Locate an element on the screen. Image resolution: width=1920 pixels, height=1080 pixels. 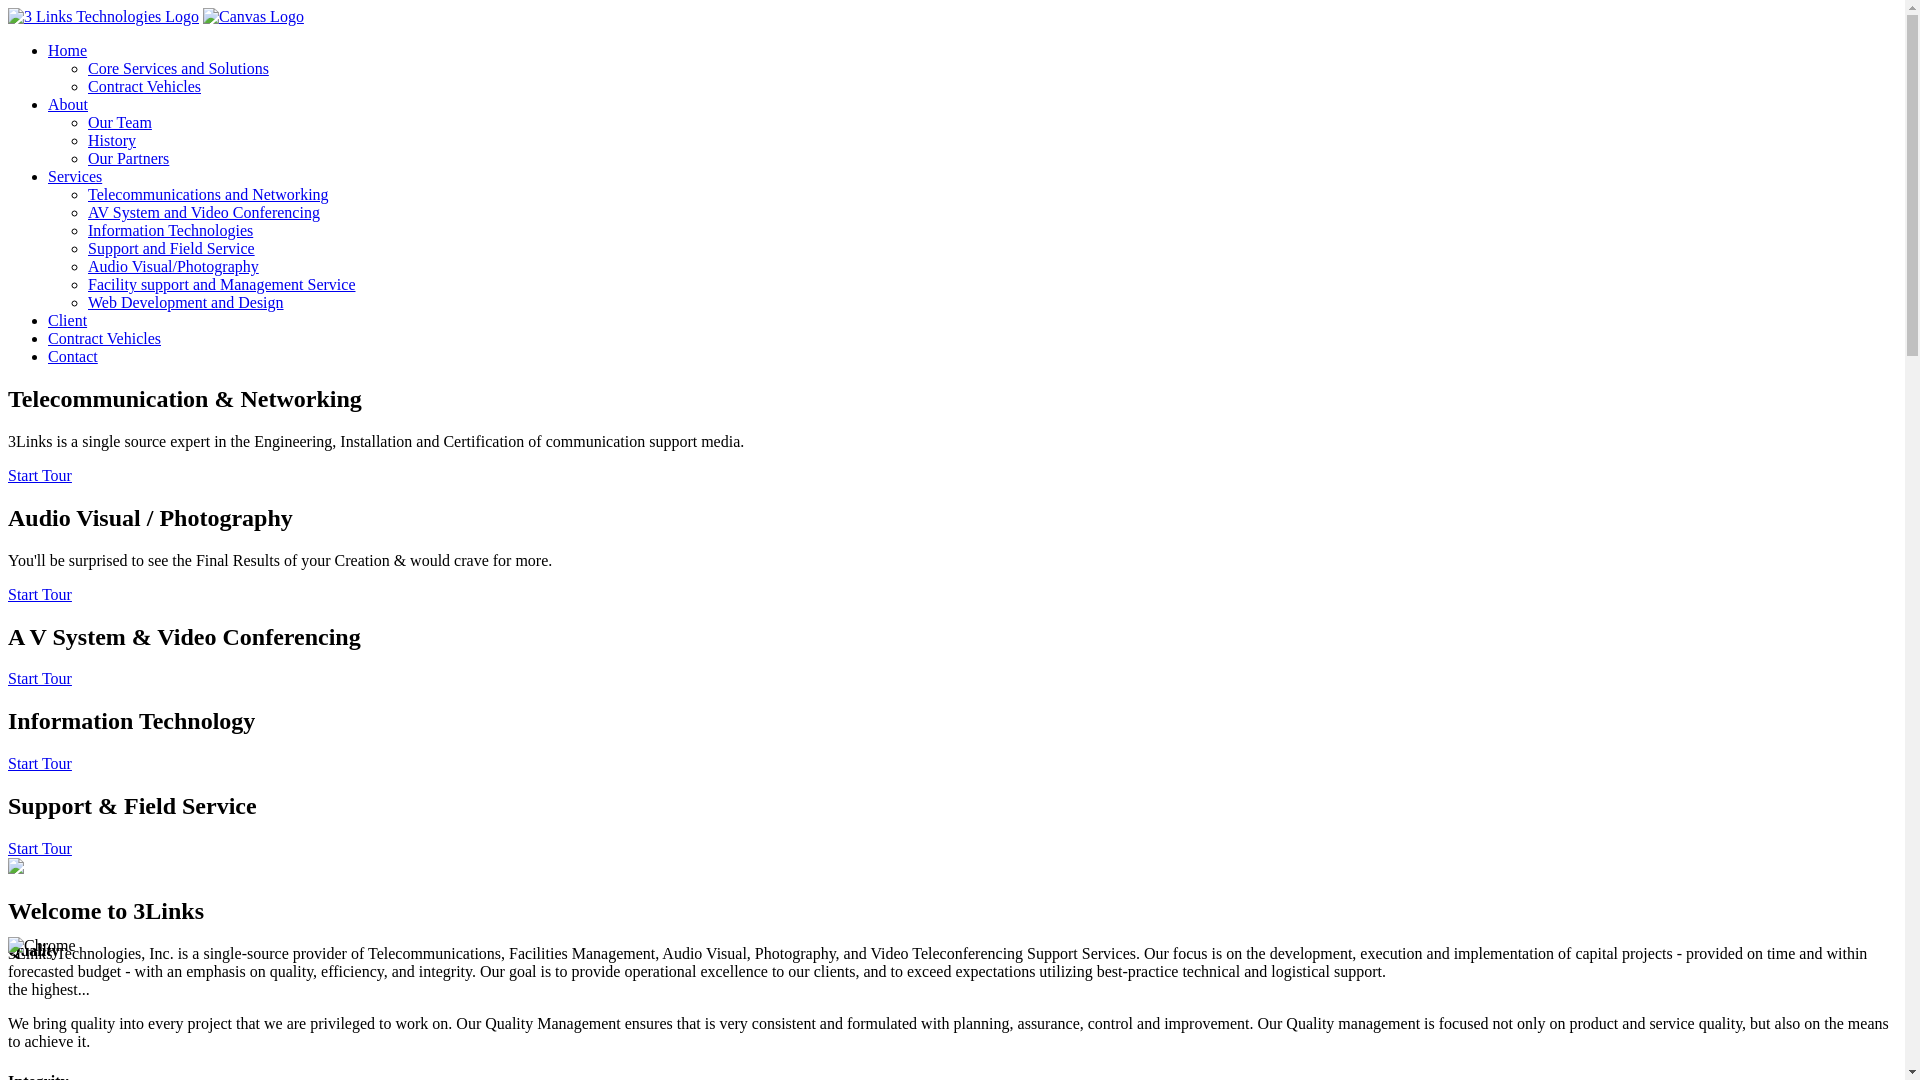
'Home' is located at coordinates (48, 49).